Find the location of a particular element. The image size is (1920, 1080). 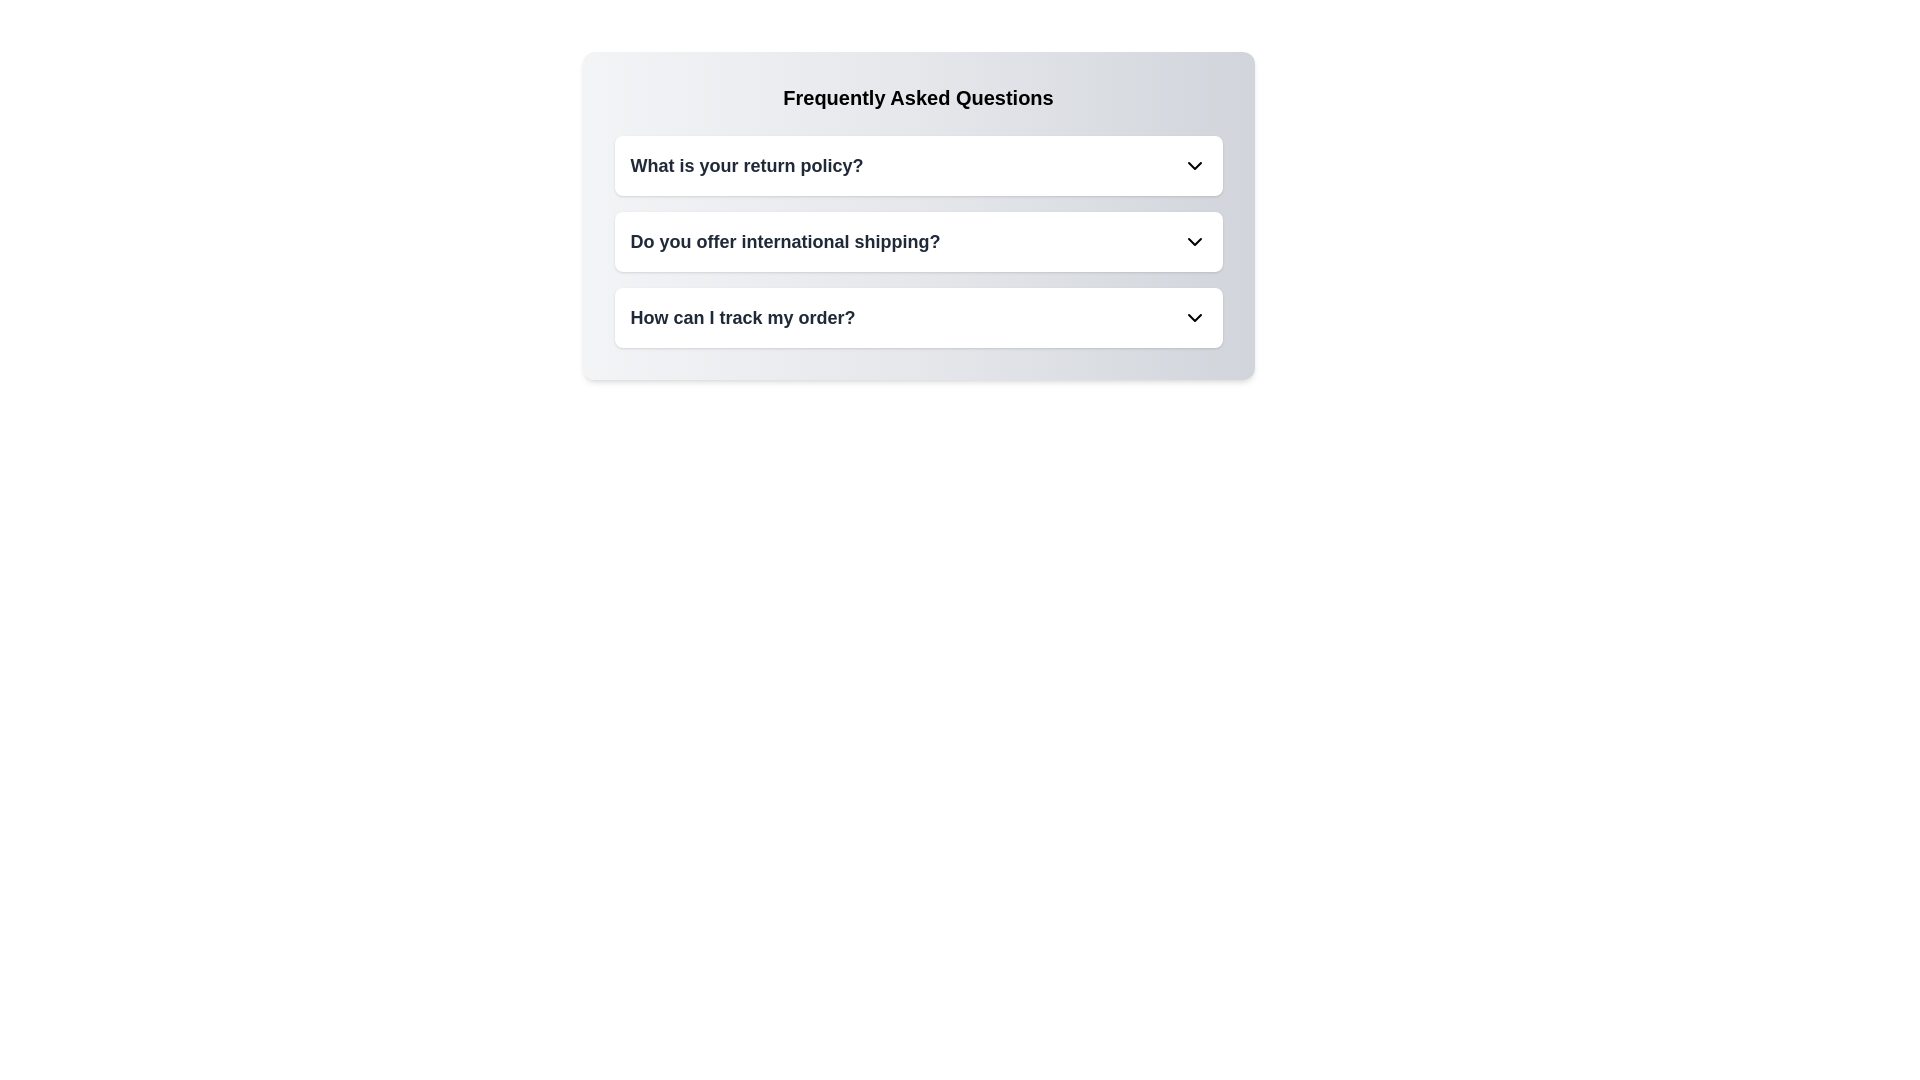

the FAQ item corresponding to What is your return policy? to expand or collapse it is located at coordinates (917, 164).